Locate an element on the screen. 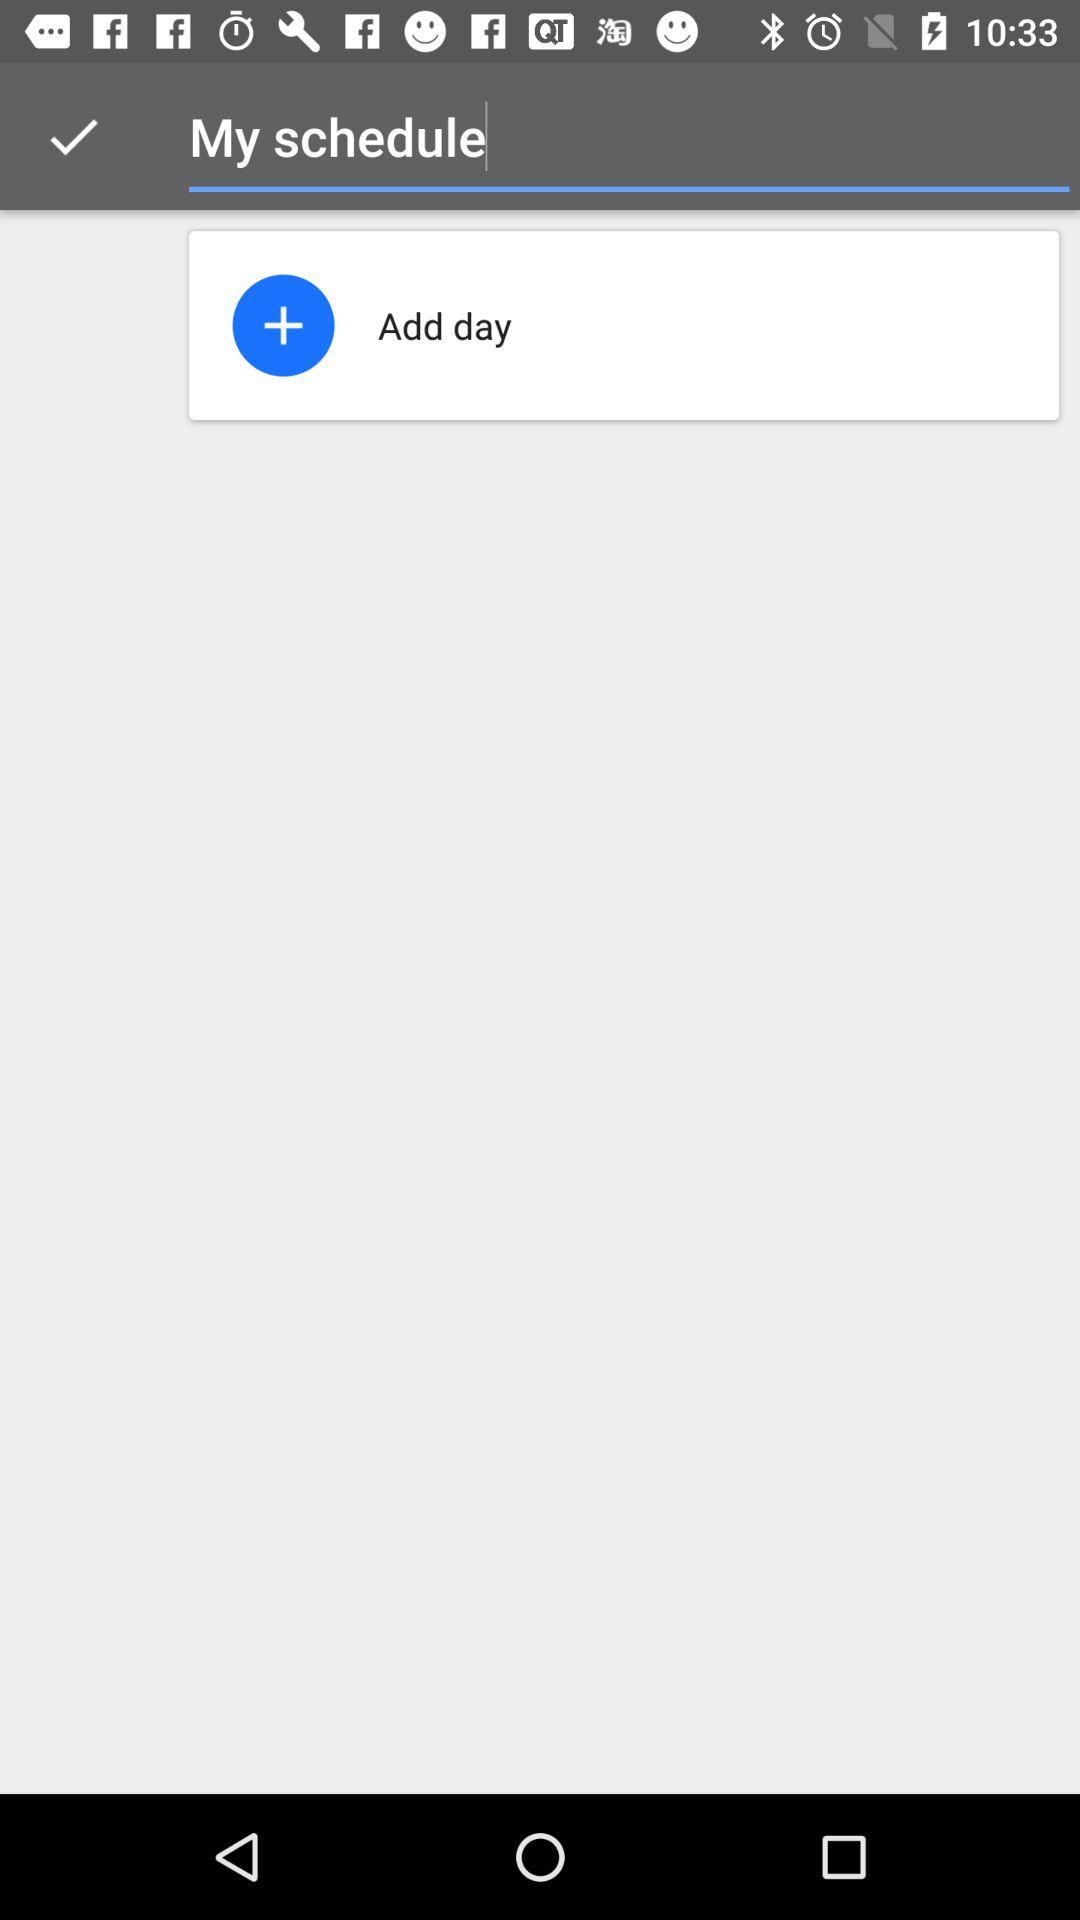  item at the top right corner is located at coordinates (1027, 135).